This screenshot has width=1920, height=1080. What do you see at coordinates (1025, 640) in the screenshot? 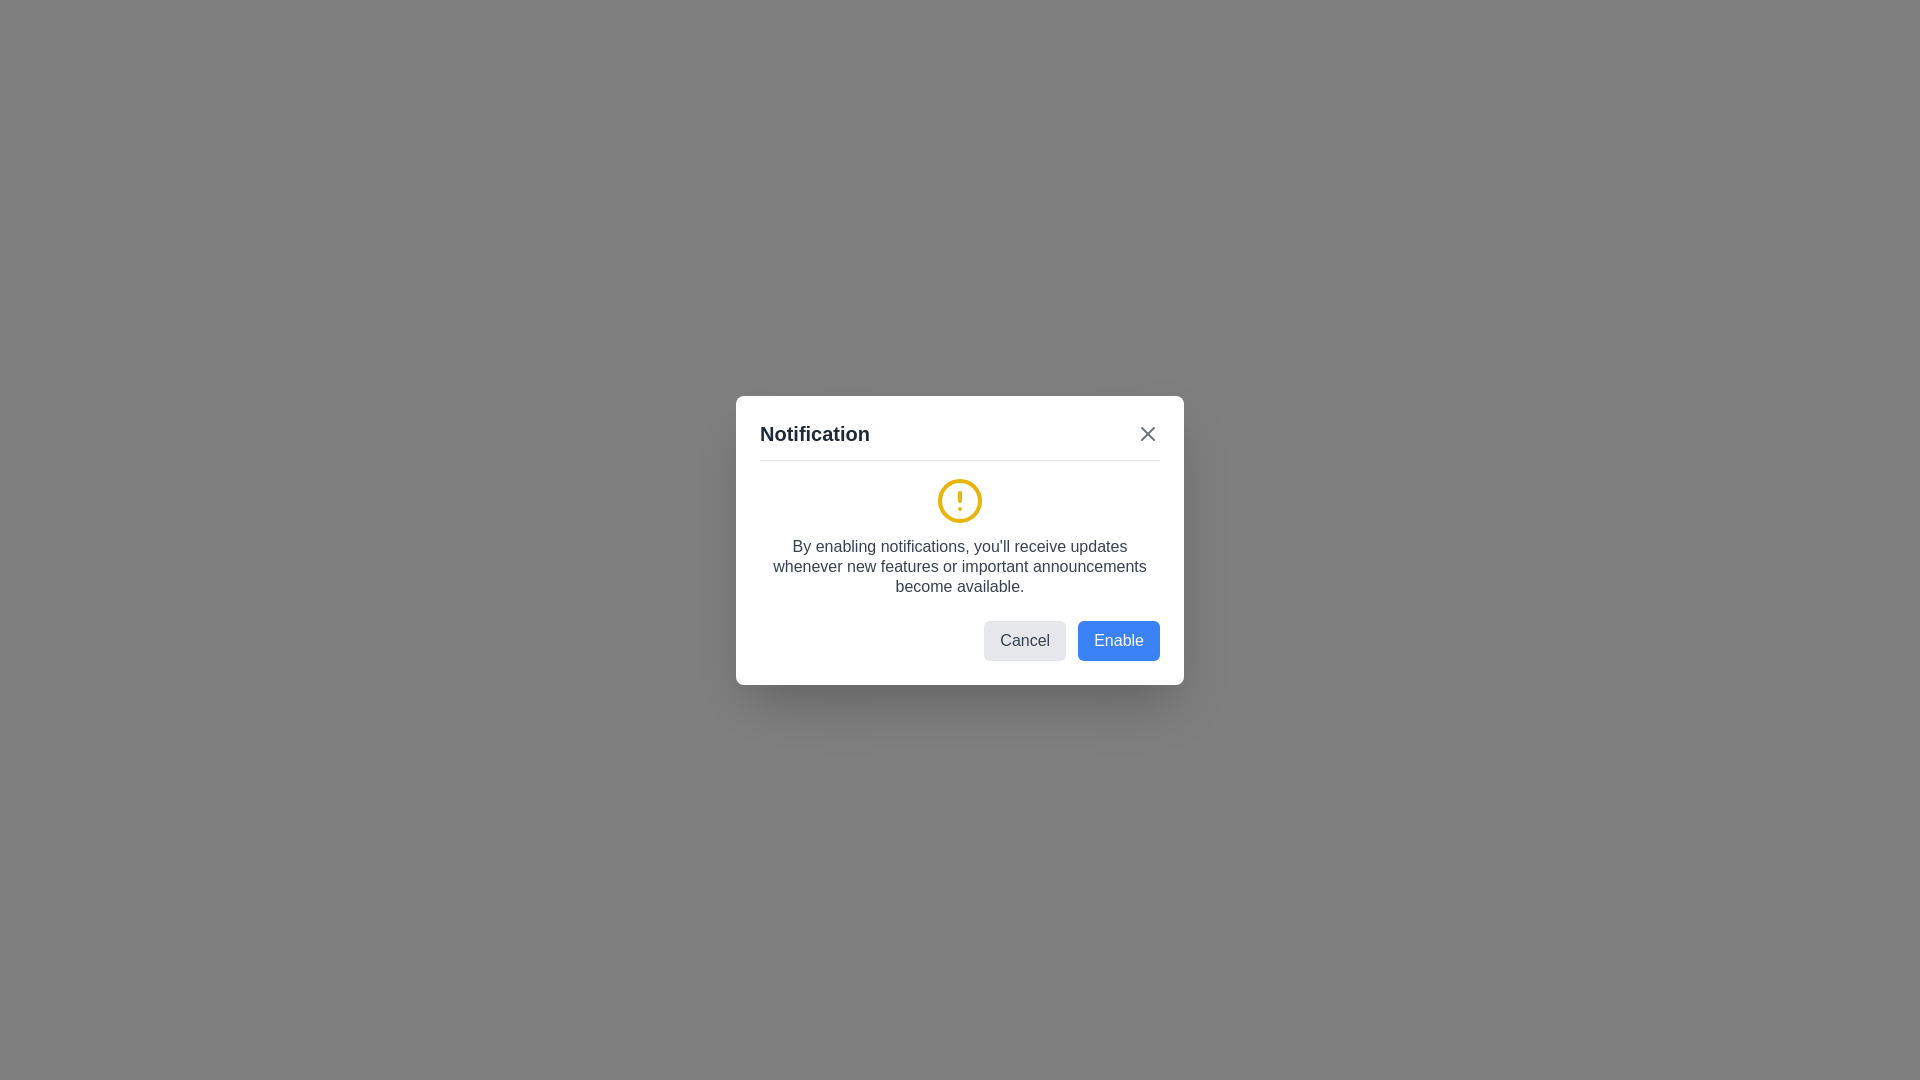
I see `the 'Cancel' button to dismiss the dialog` at bounding box center [1025, 640].